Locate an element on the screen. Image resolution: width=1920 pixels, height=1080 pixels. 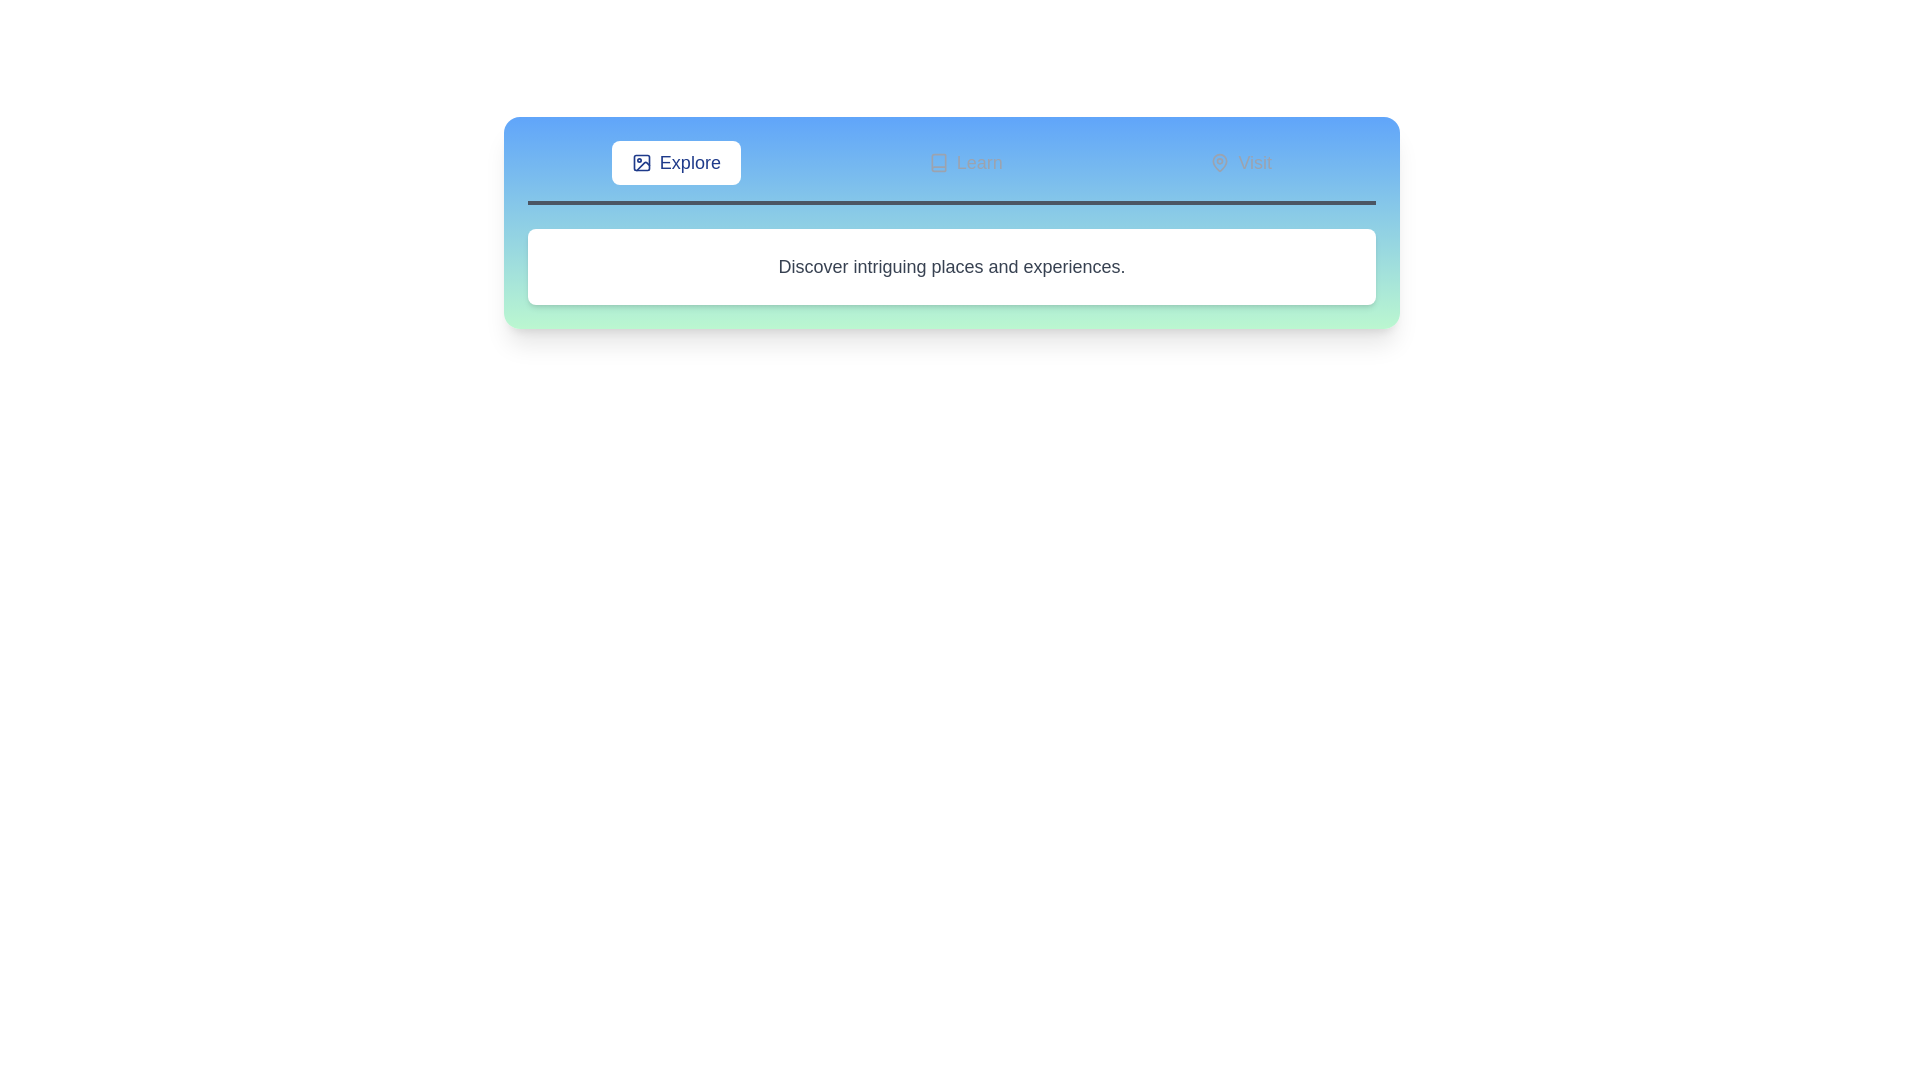
the 'Learn' button, which is the second item in the menu bar is located at coordinates (965, 161).